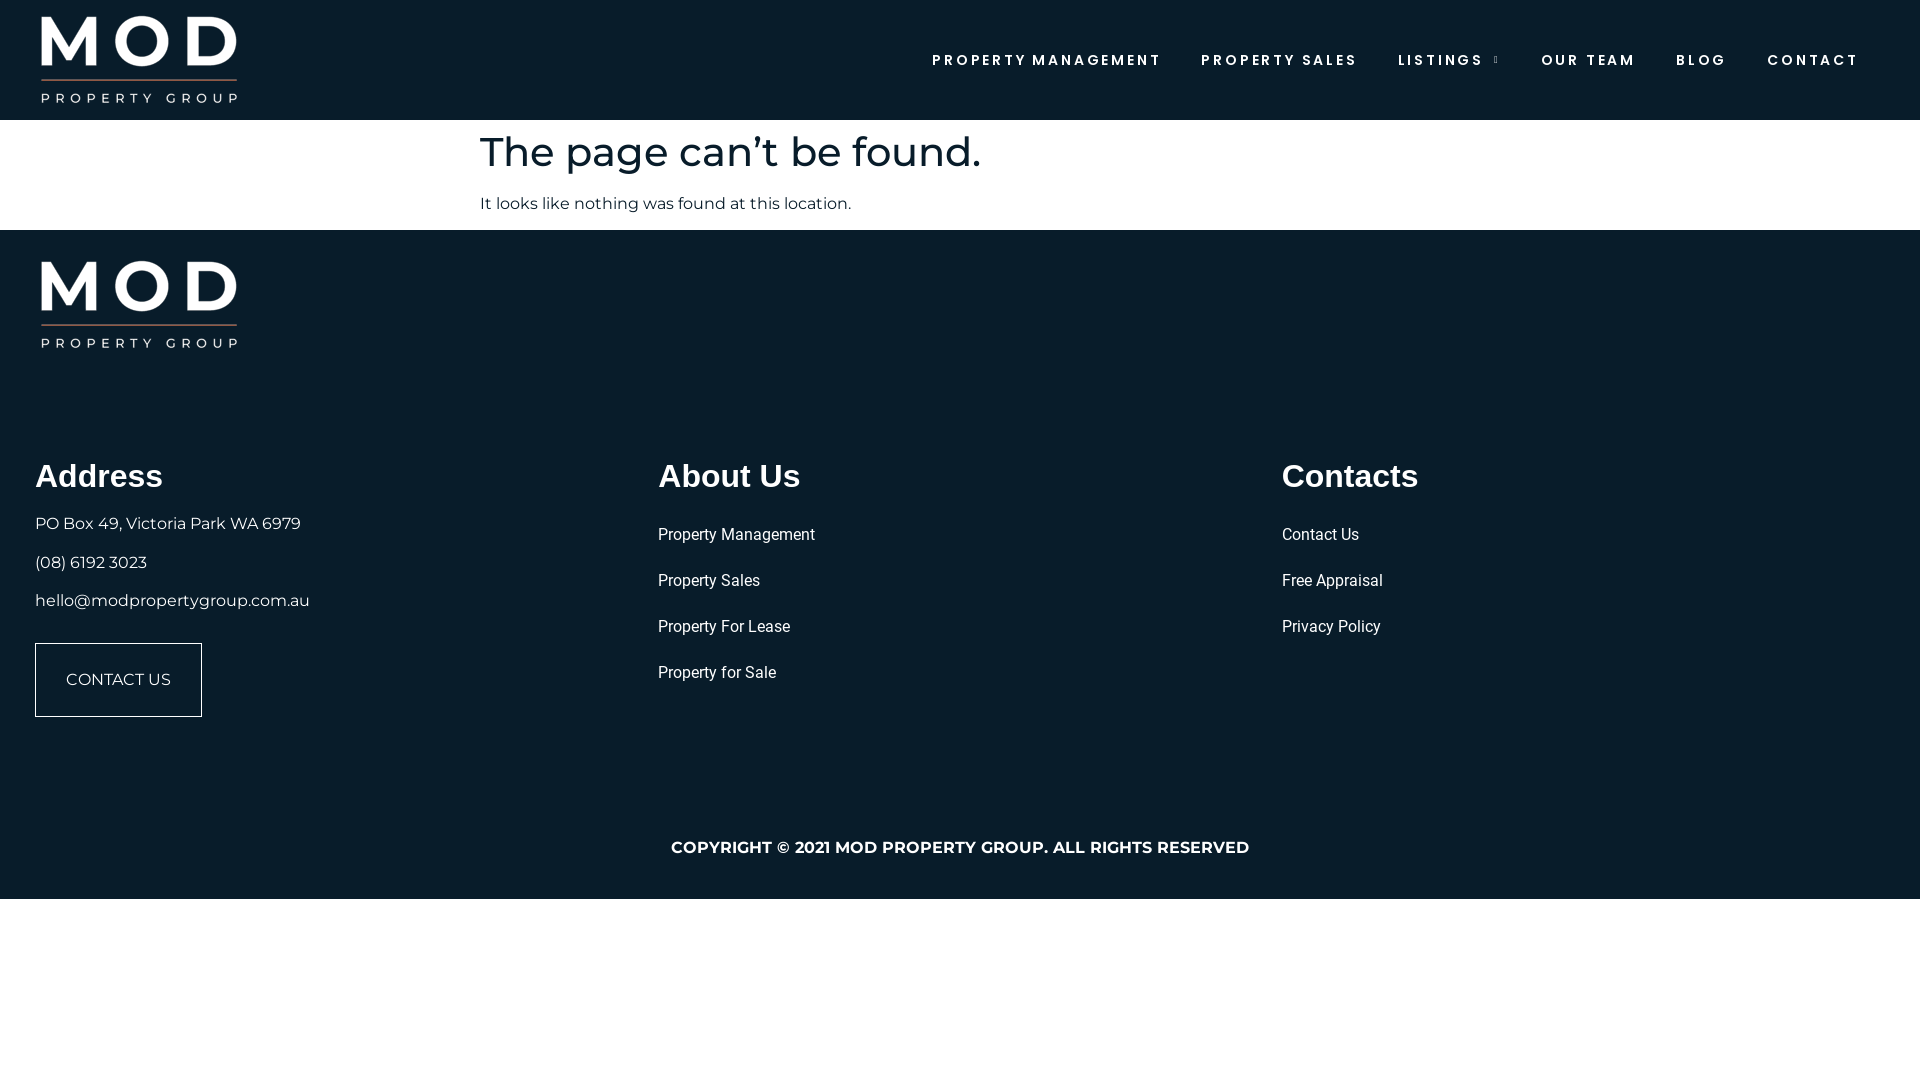  I want to click on 'BLOG', so click(1700, 59).